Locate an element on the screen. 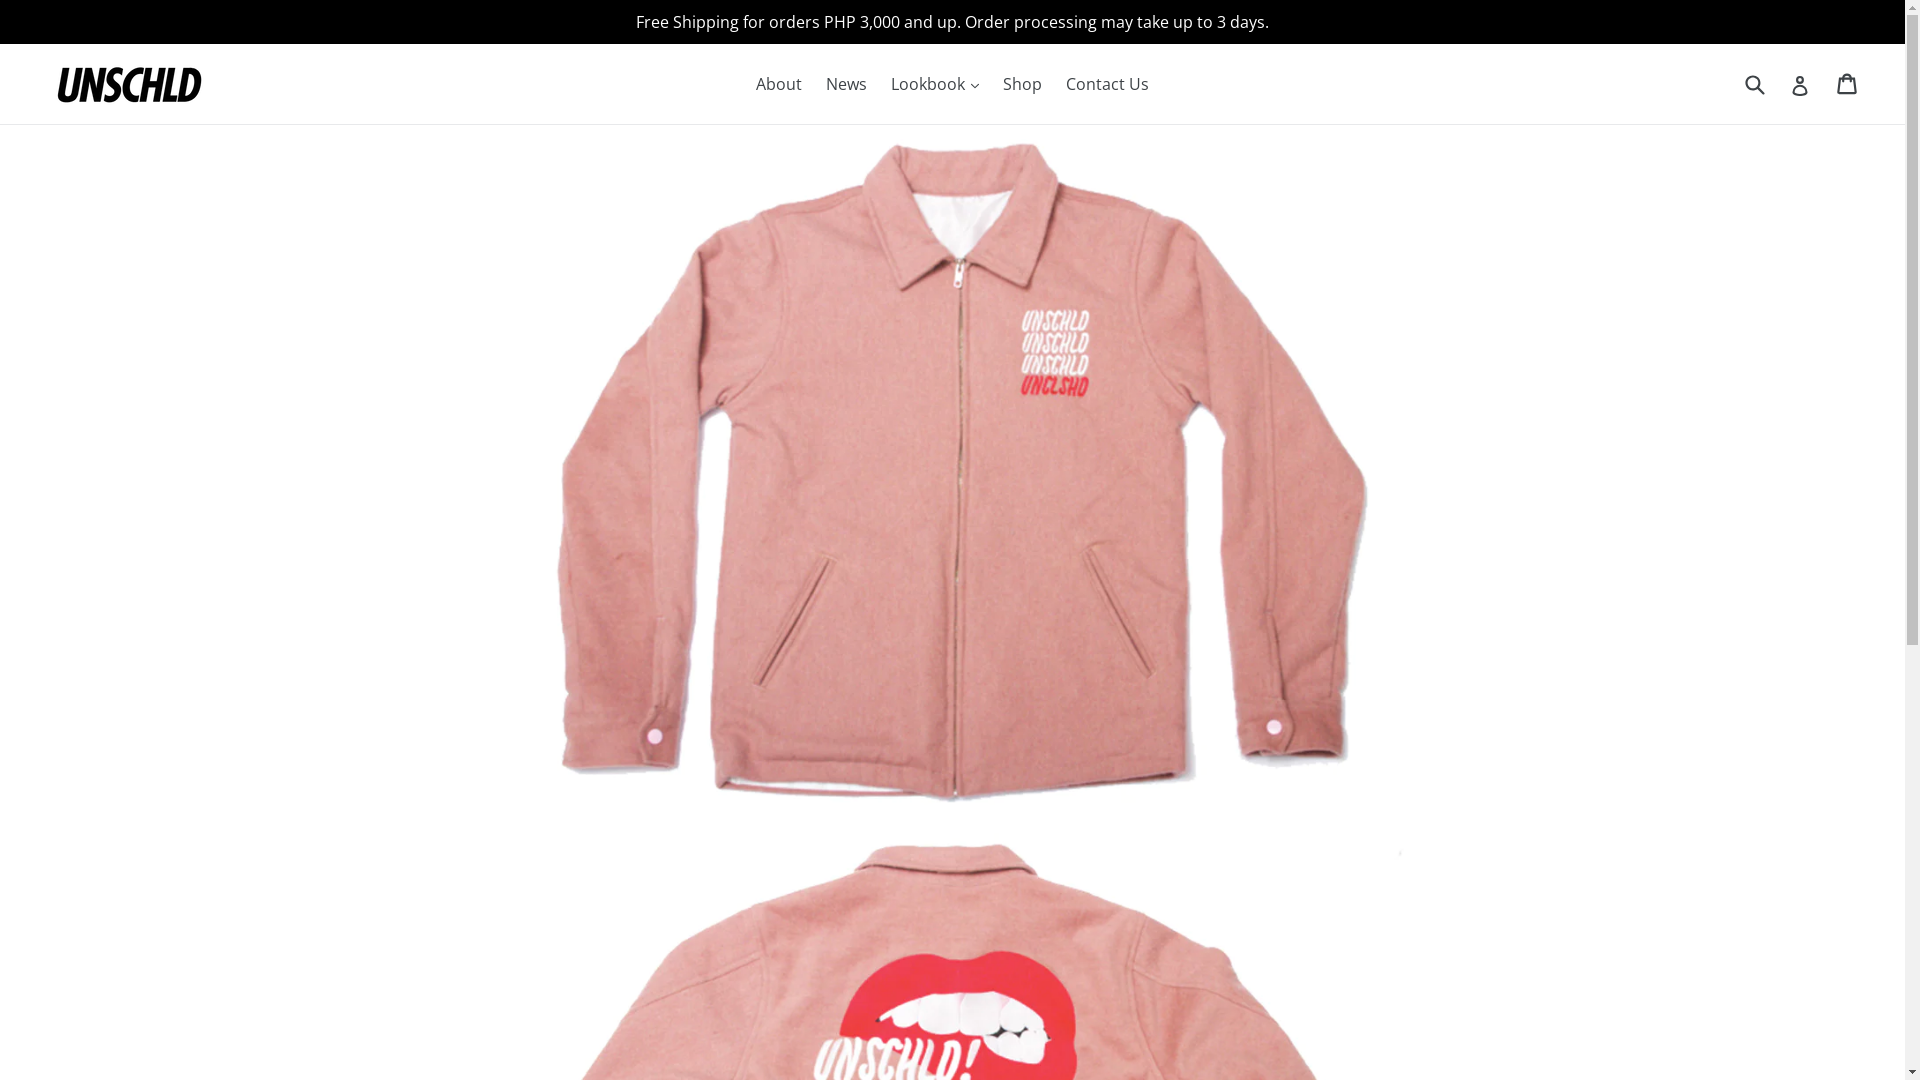  'Shop' is located at coordinates (993, 83).